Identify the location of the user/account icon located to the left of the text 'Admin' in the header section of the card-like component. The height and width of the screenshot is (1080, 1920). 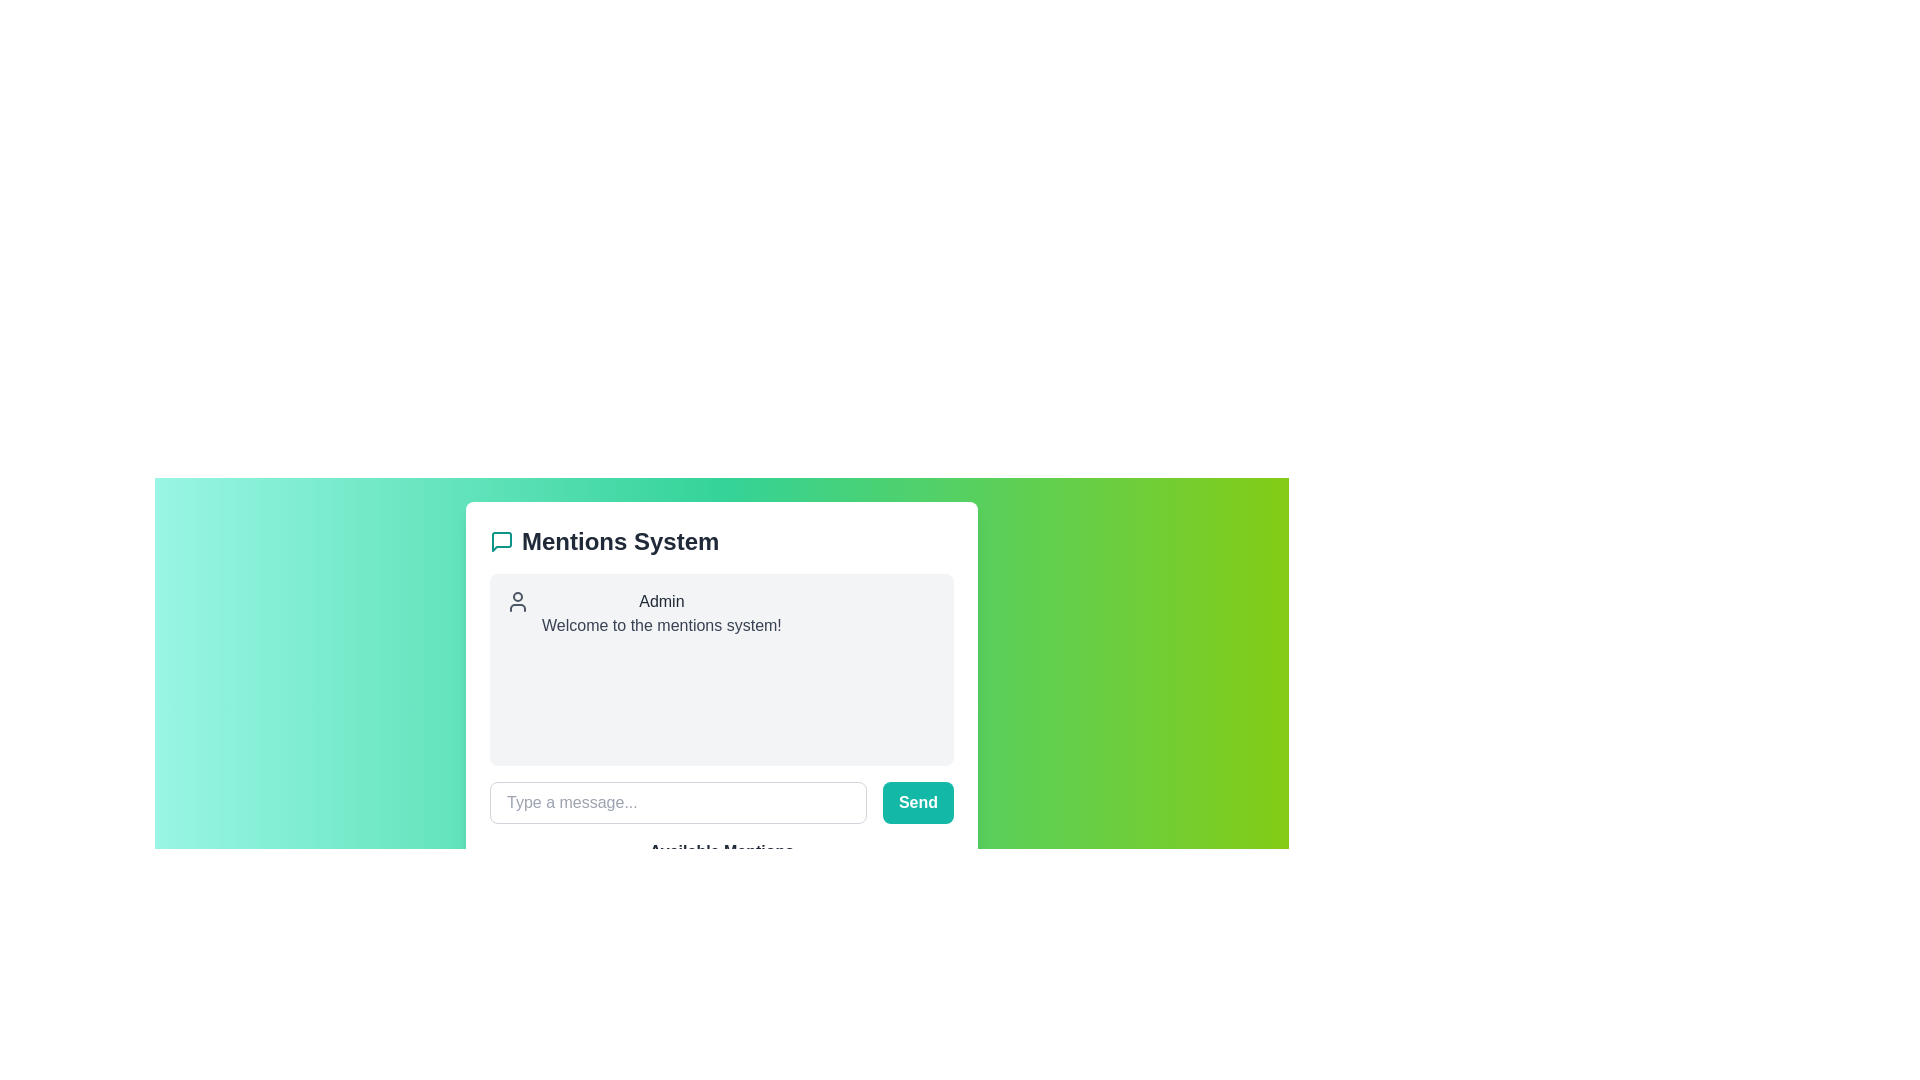
(518, 600).